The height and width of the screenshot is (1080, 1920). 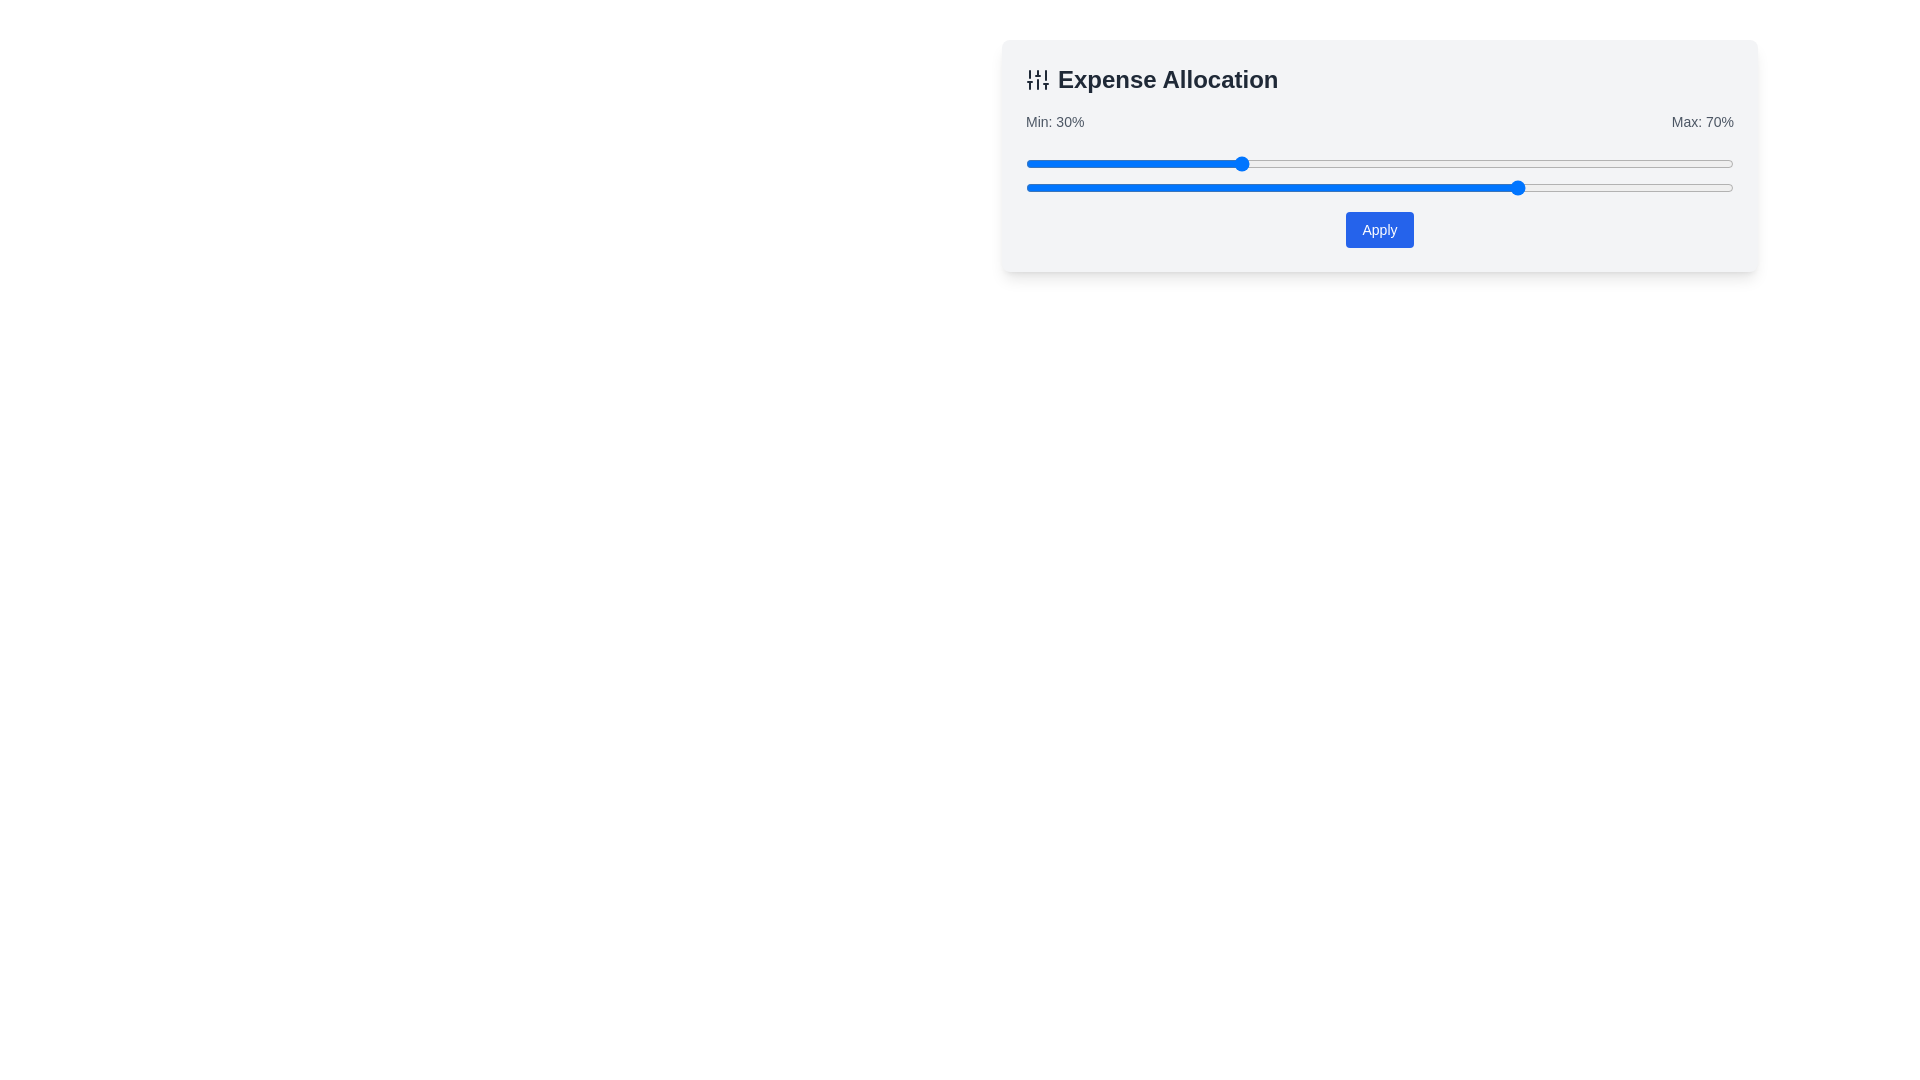 What do you see at coordinates (1280, 188) in the screenshot?
I see `the slider's value` at bounding box center [1280, 188].